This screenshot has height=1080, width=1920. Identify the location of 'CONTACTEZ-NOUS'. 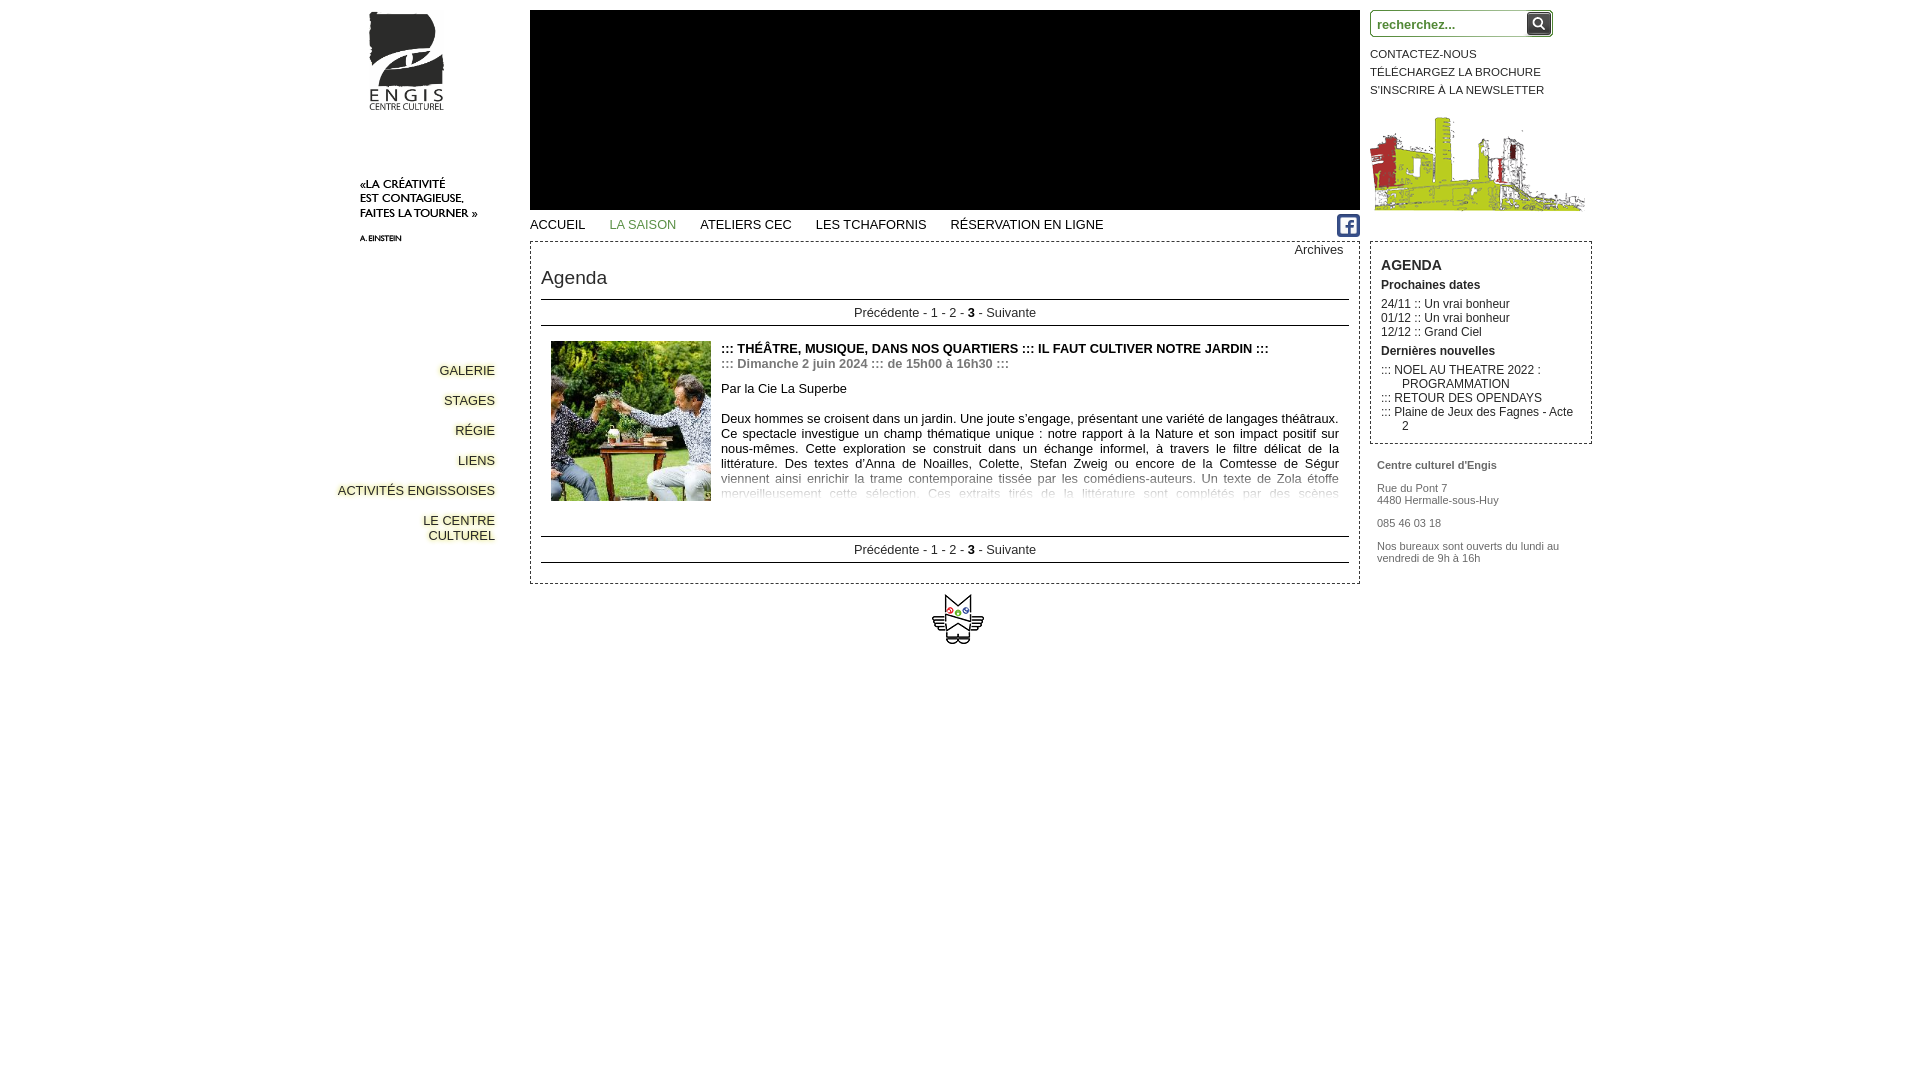
(1368, 53).